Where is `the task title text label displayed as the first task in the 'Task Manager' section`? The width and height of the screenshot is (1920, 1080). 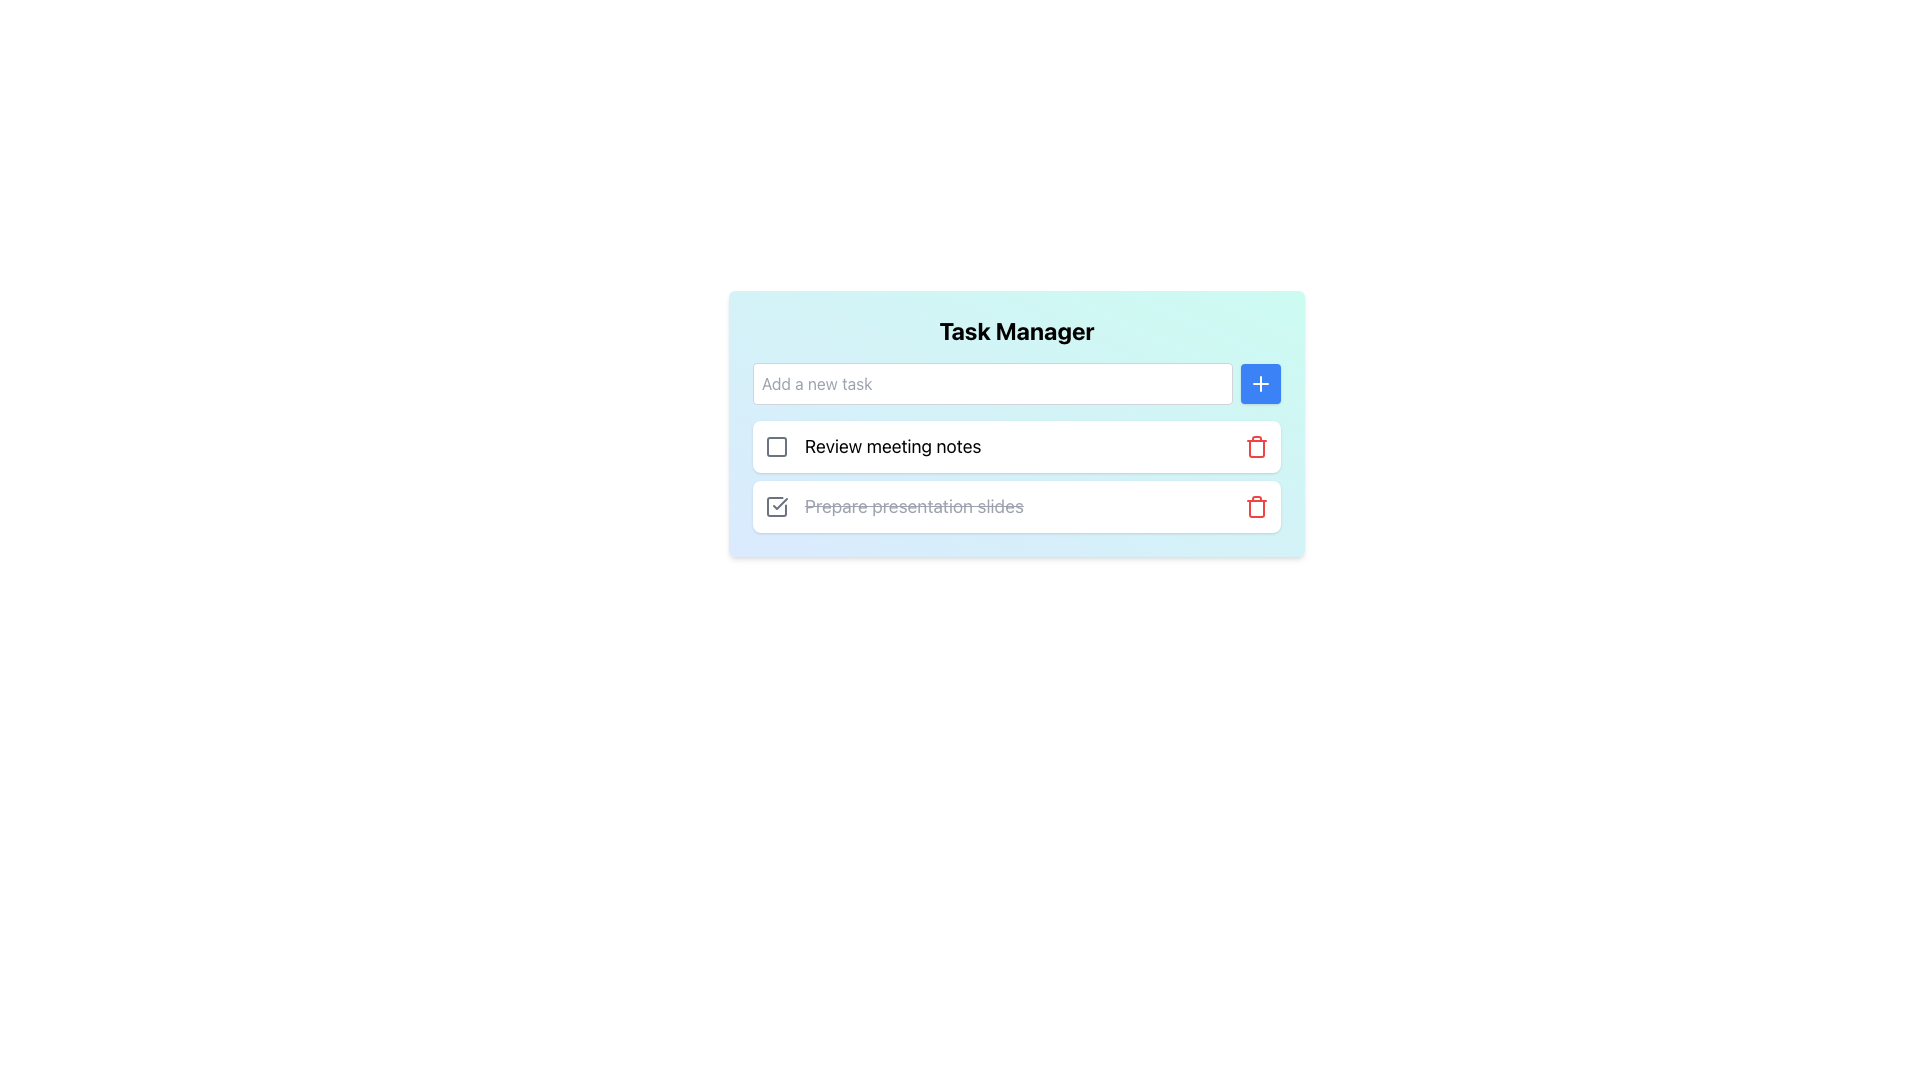
the task title text label displayed as the first task in the 'Task Manager' section is located at coordinates (873, 446).